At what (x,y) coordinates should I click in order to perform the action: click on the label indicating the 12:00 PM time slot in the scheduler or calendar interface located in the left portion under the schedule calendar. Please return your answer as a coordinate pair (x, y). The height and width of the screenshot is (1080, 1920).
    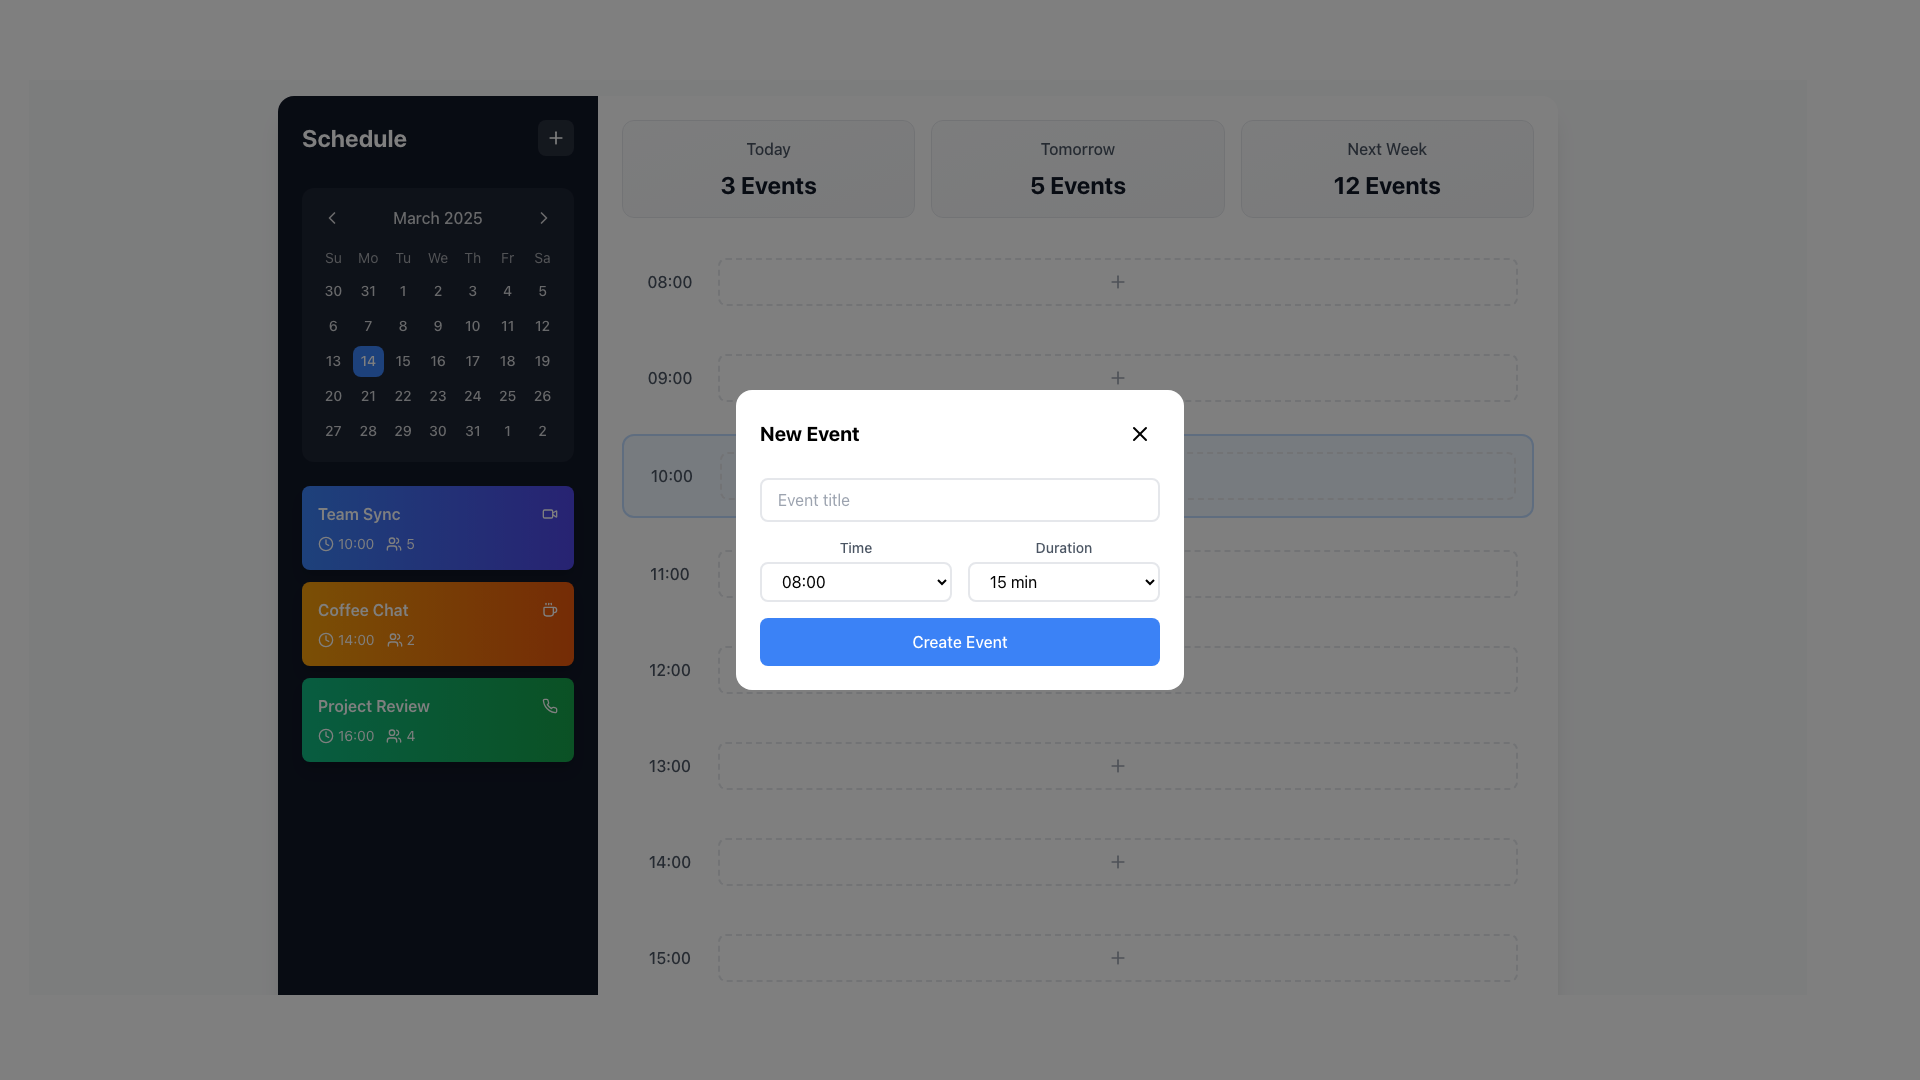
    Looking at the image, I should click on (670, 670).